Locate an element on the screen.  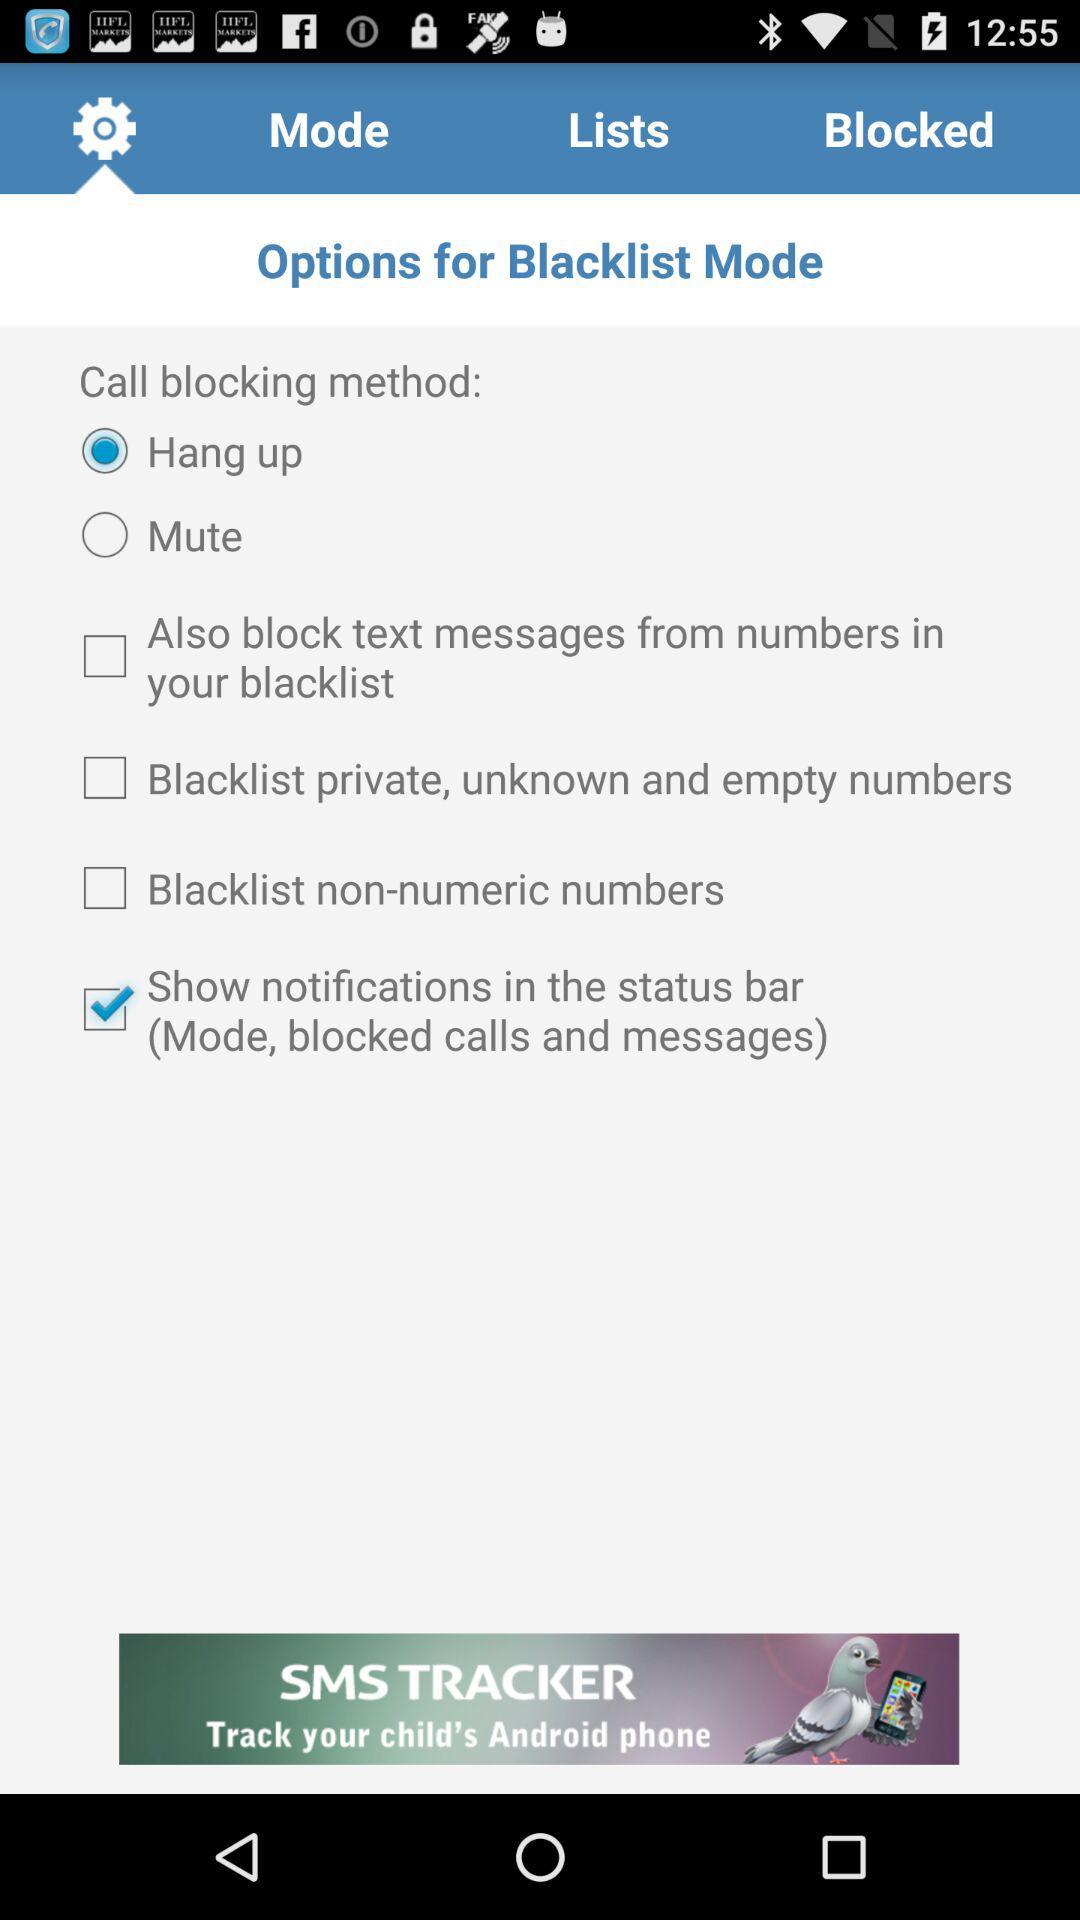
show notifications in item is located at coordinates (540, 1009).